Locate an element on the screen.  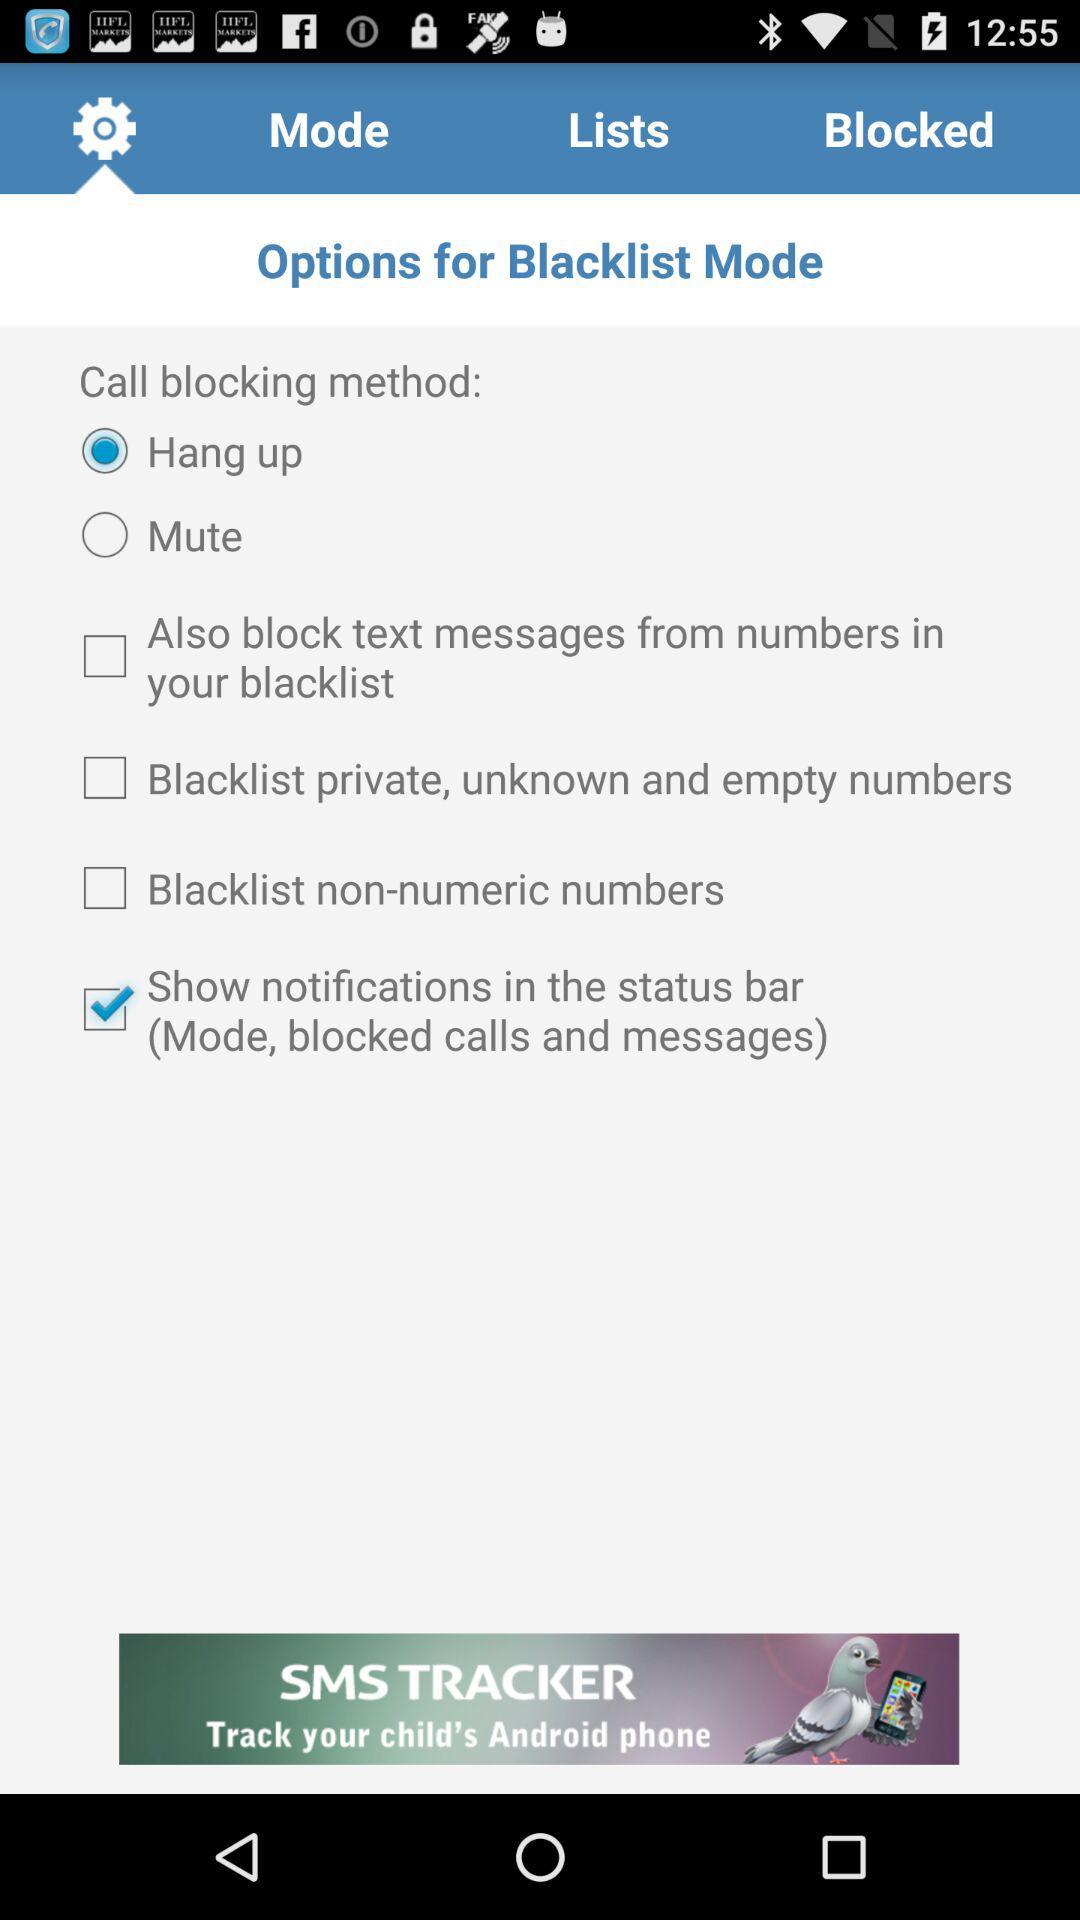
show notifications in item is located at coordinates (540, 1009).